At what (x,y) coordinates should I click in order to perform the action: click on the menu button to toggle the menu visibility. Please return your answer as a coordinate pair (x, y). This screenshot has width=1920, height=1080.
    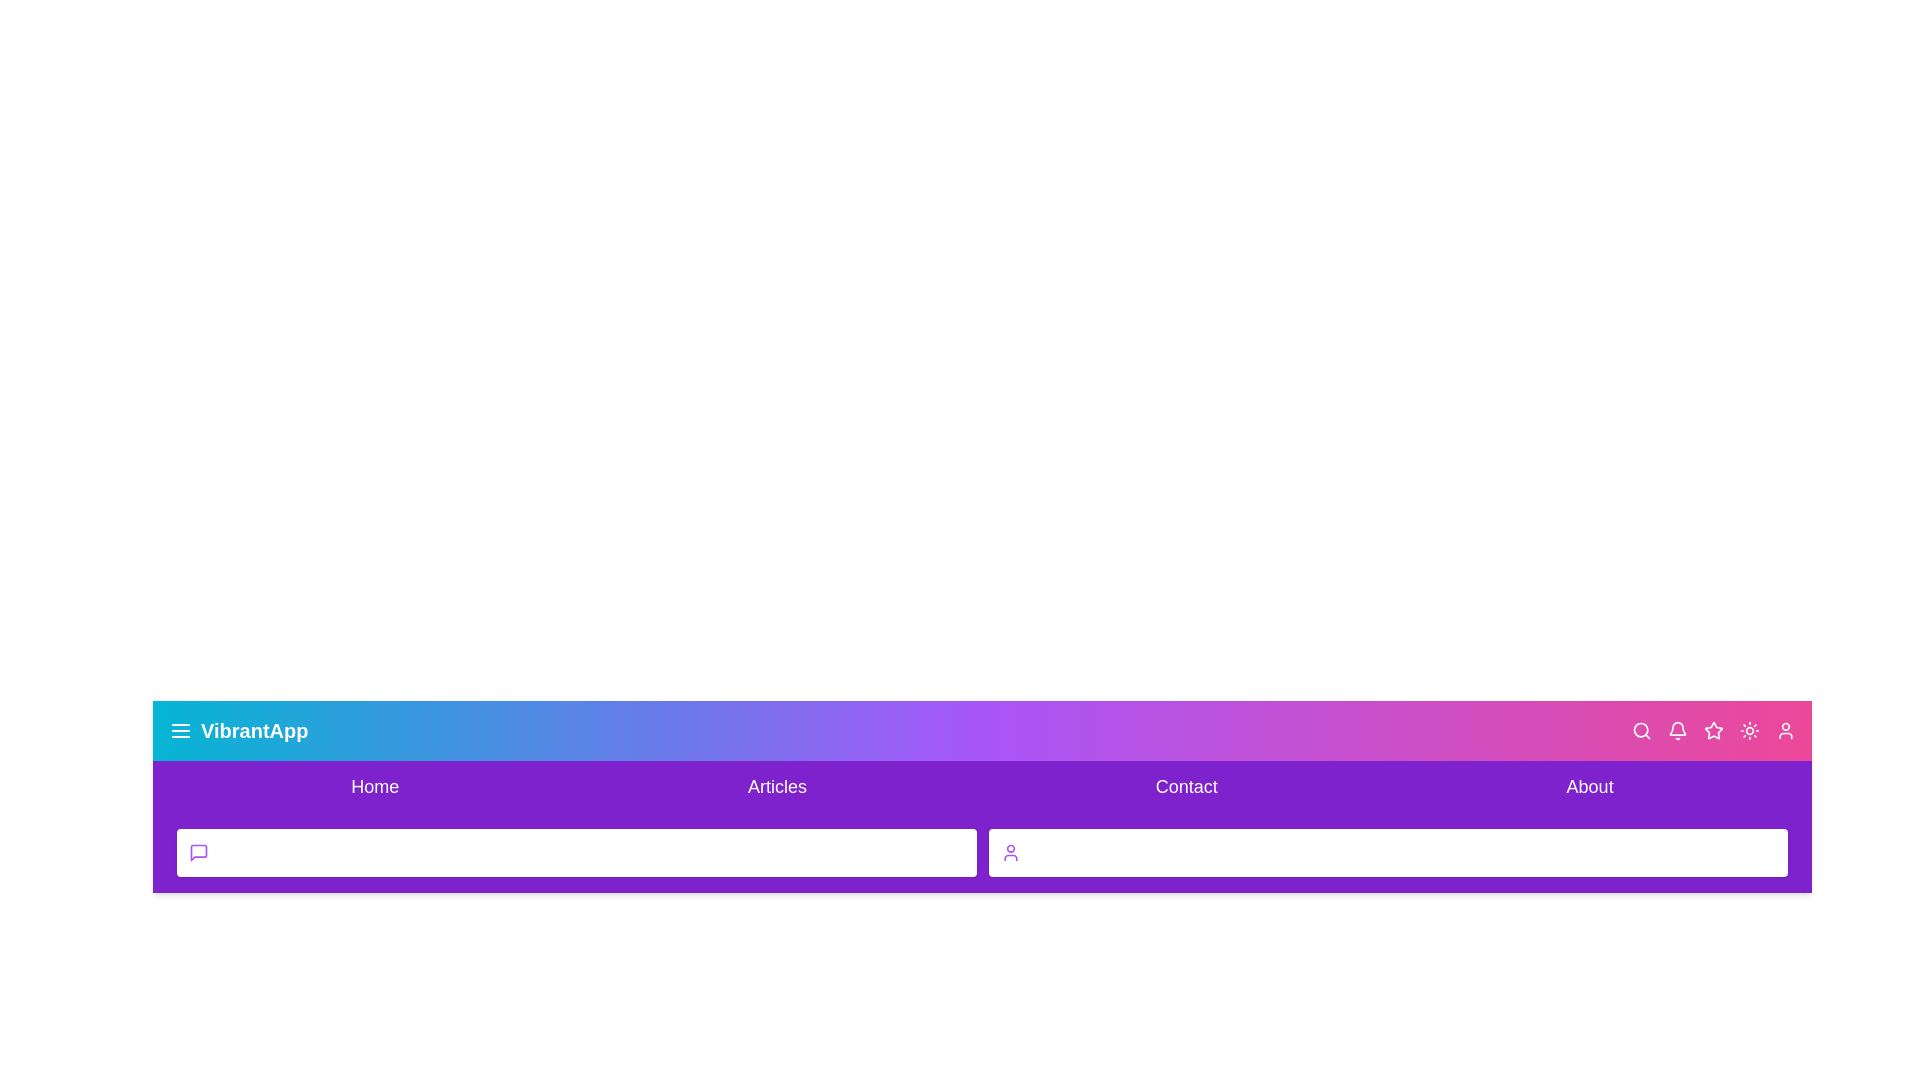
    Looking at the image, I should click on (181, 731).